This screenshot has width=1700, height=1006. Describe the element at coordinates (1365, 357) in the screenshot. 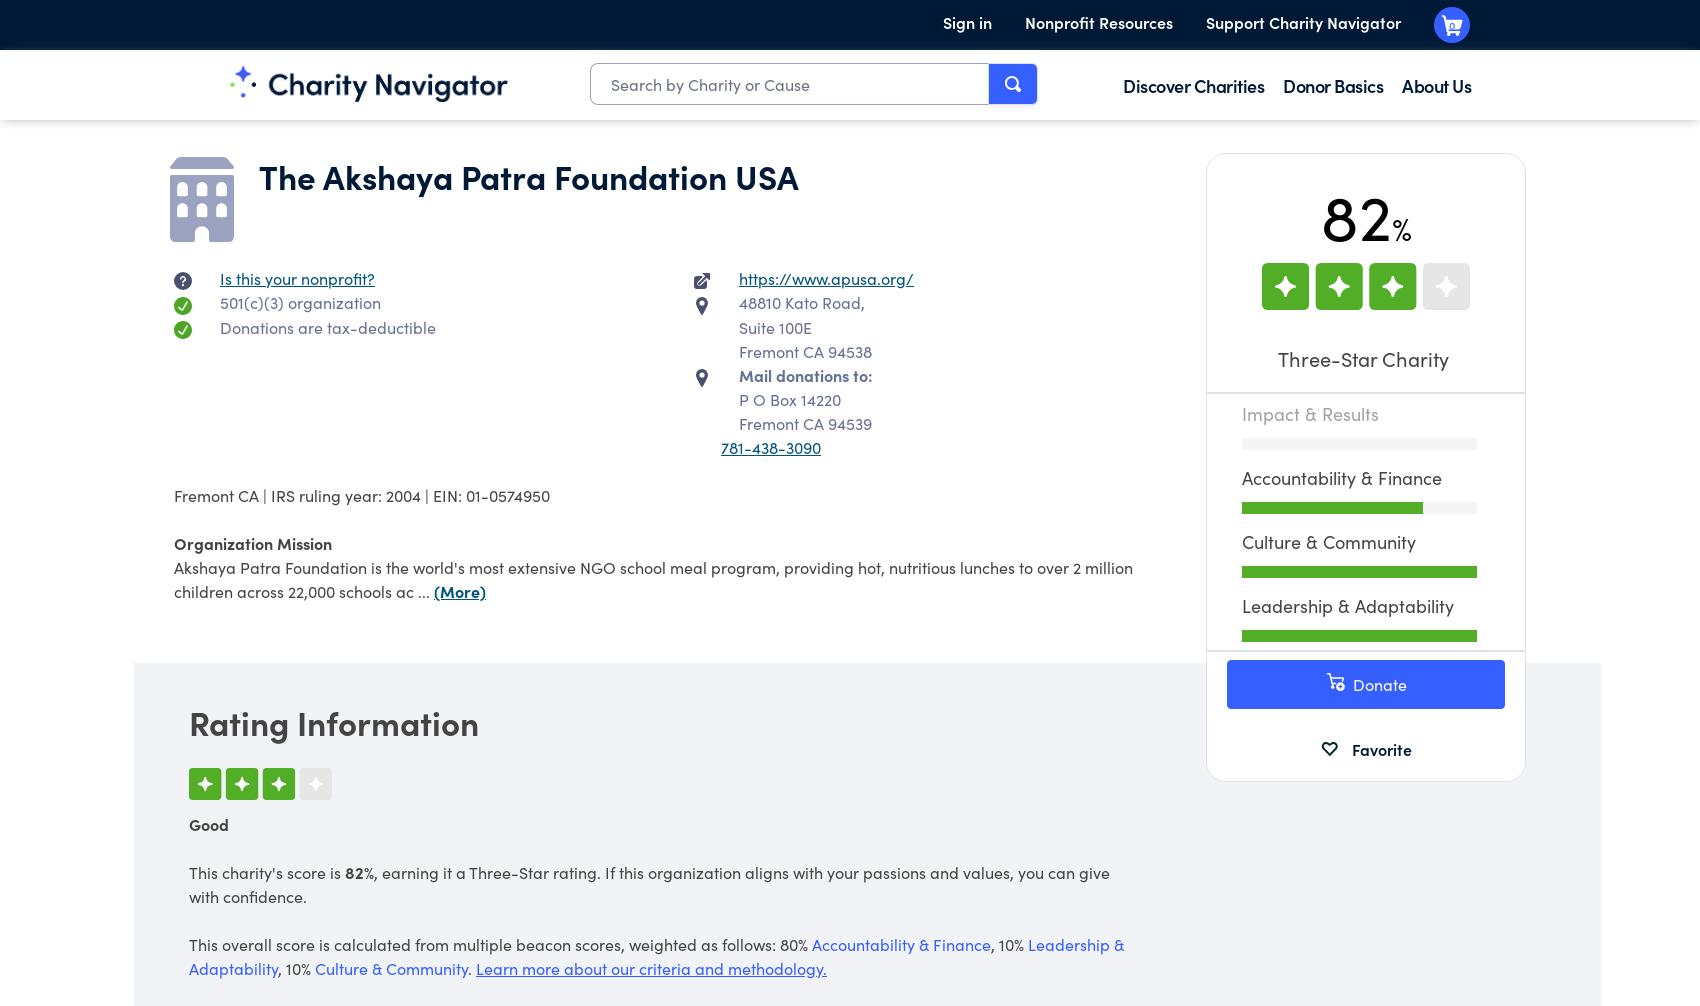

I see `'Three-Star Charity'` at that location.